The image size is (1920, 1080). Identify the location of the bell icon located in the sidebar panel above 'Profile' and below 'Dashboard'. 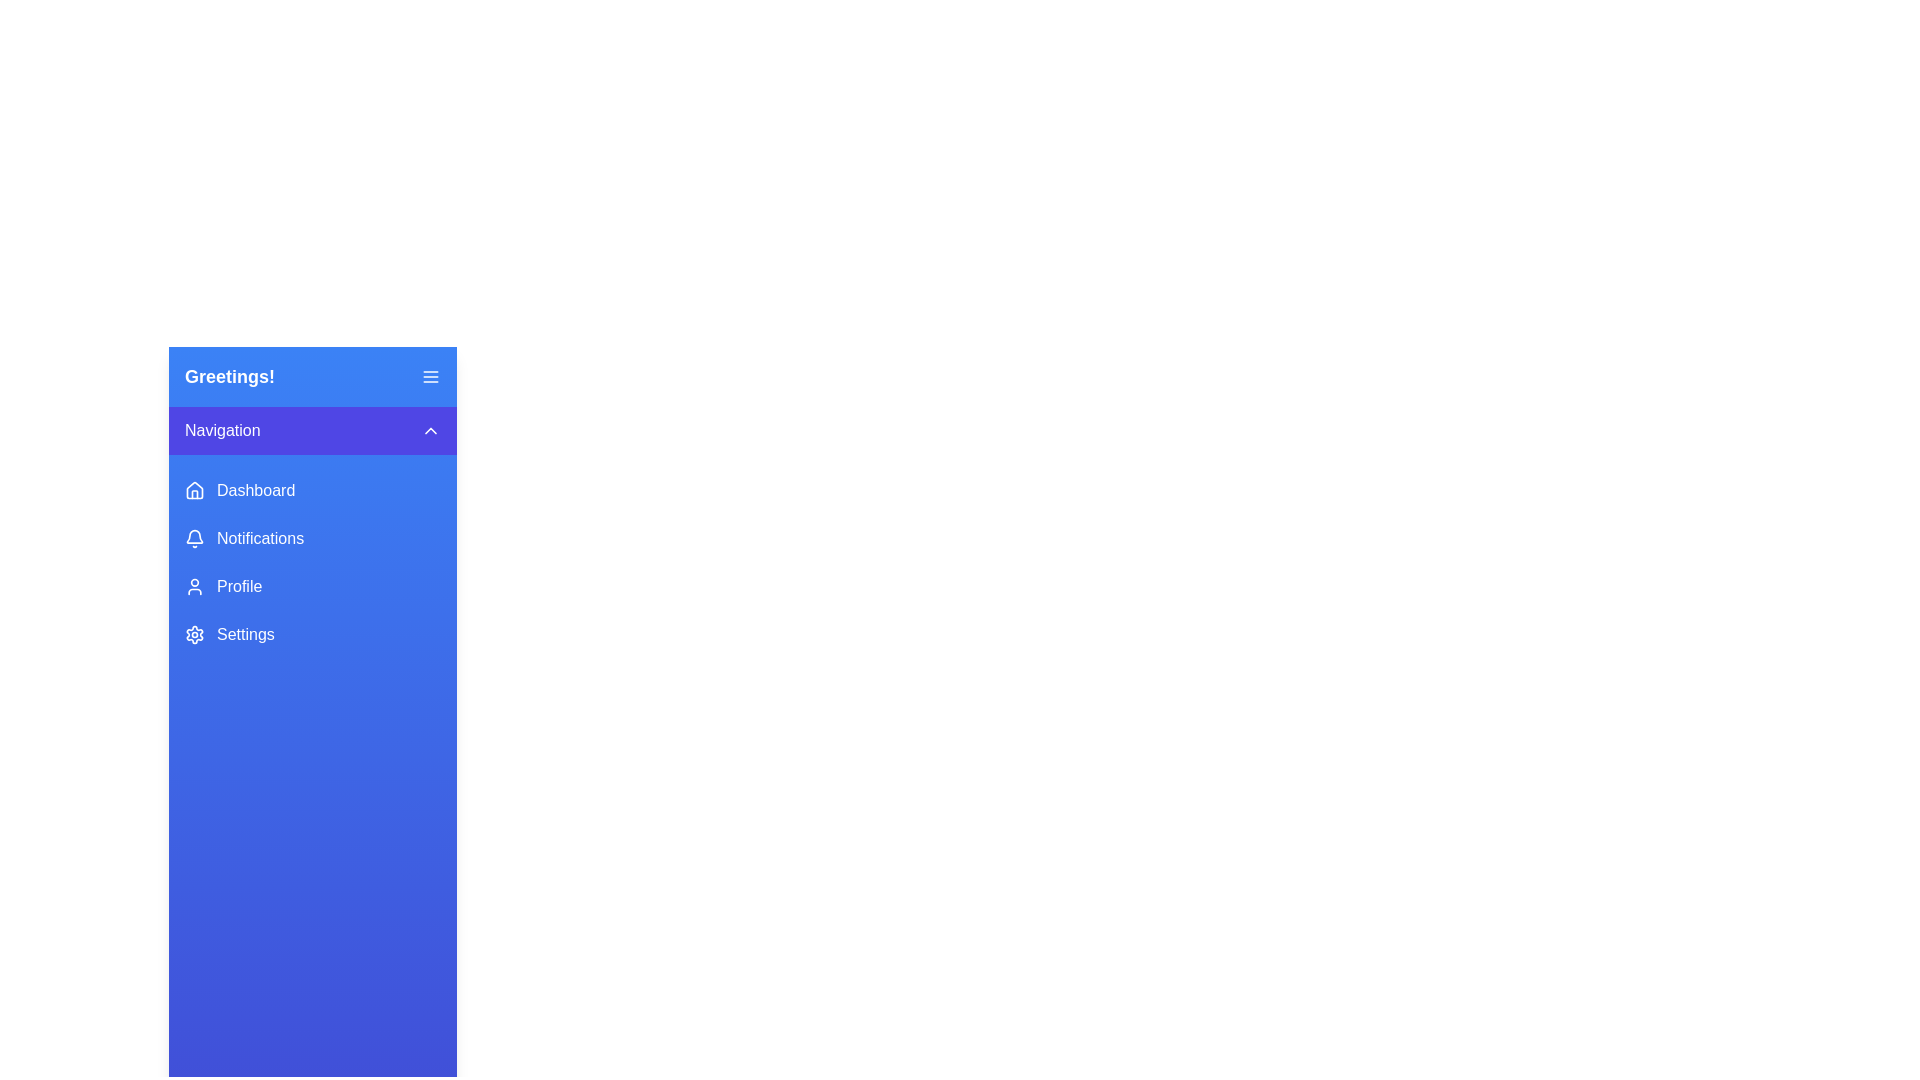
(195, 535).